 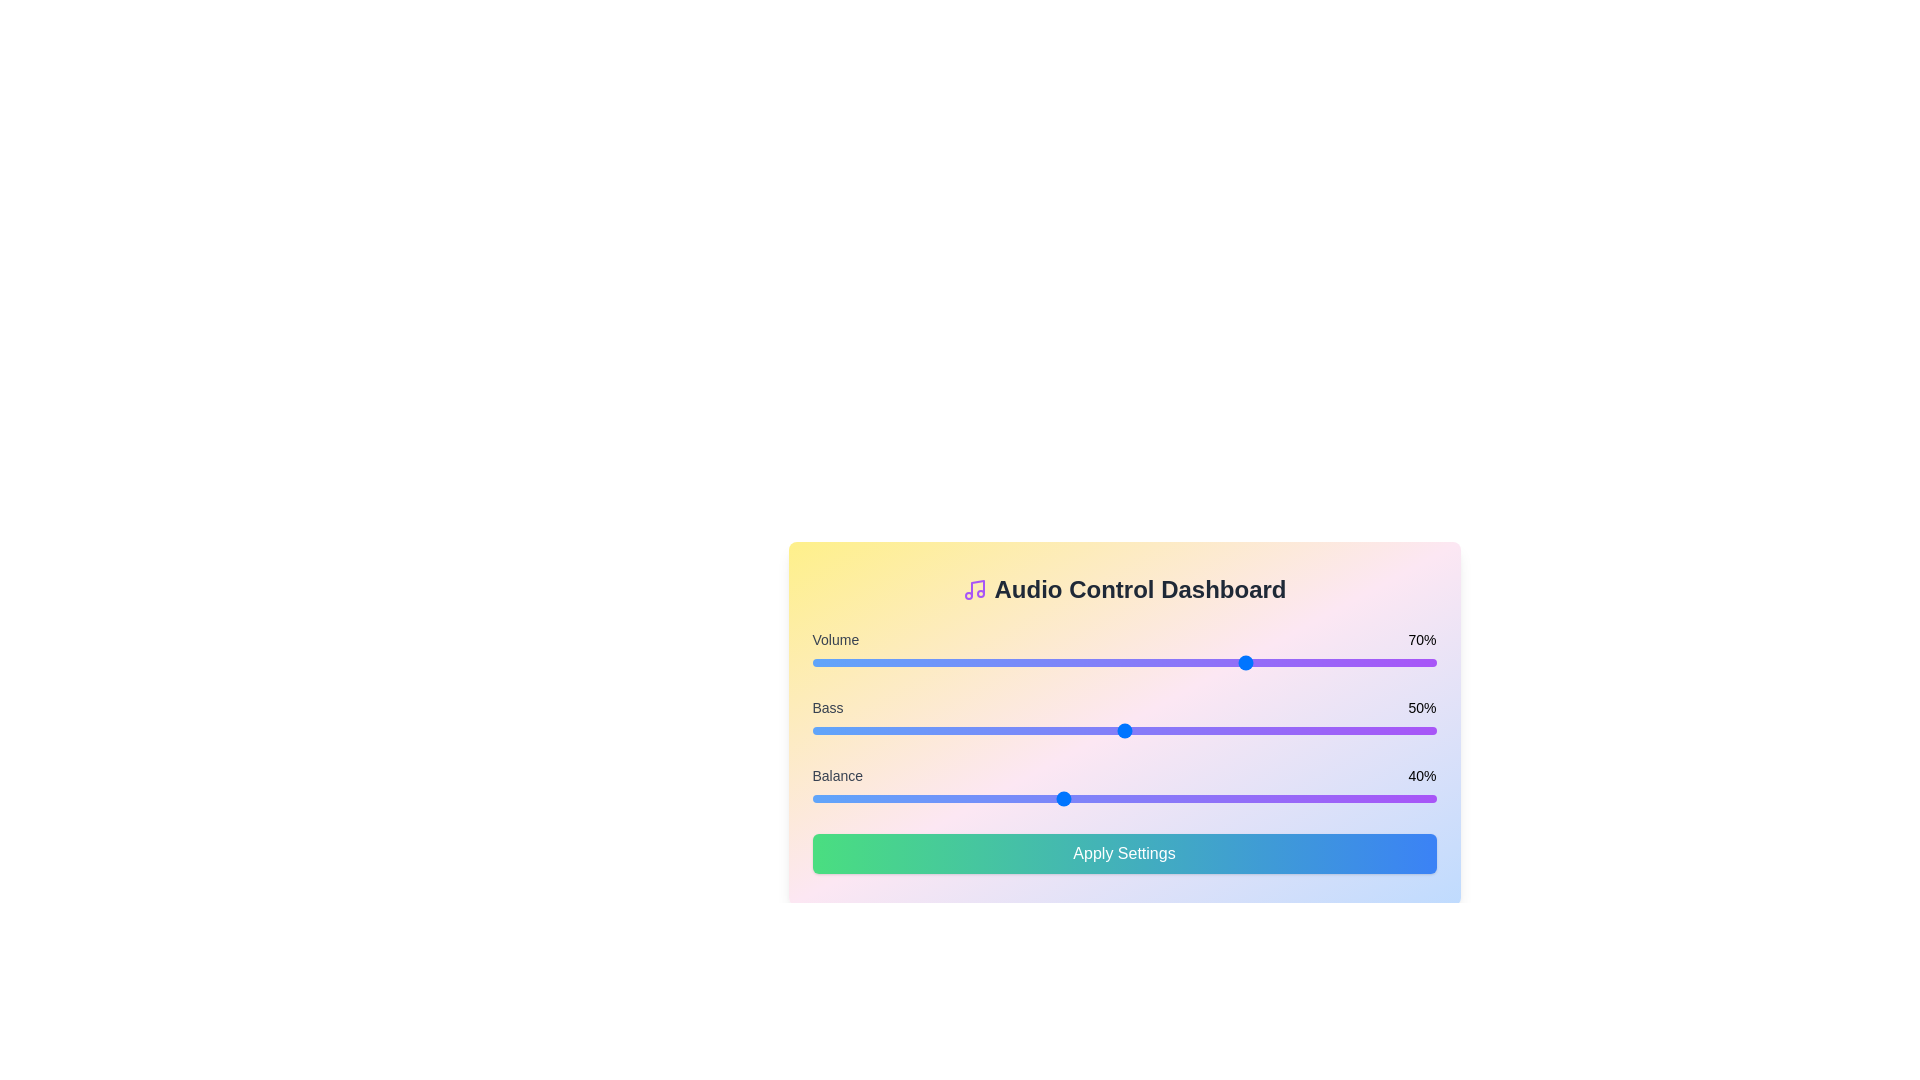 I want to click on bass level, so click(x=880, y=731).